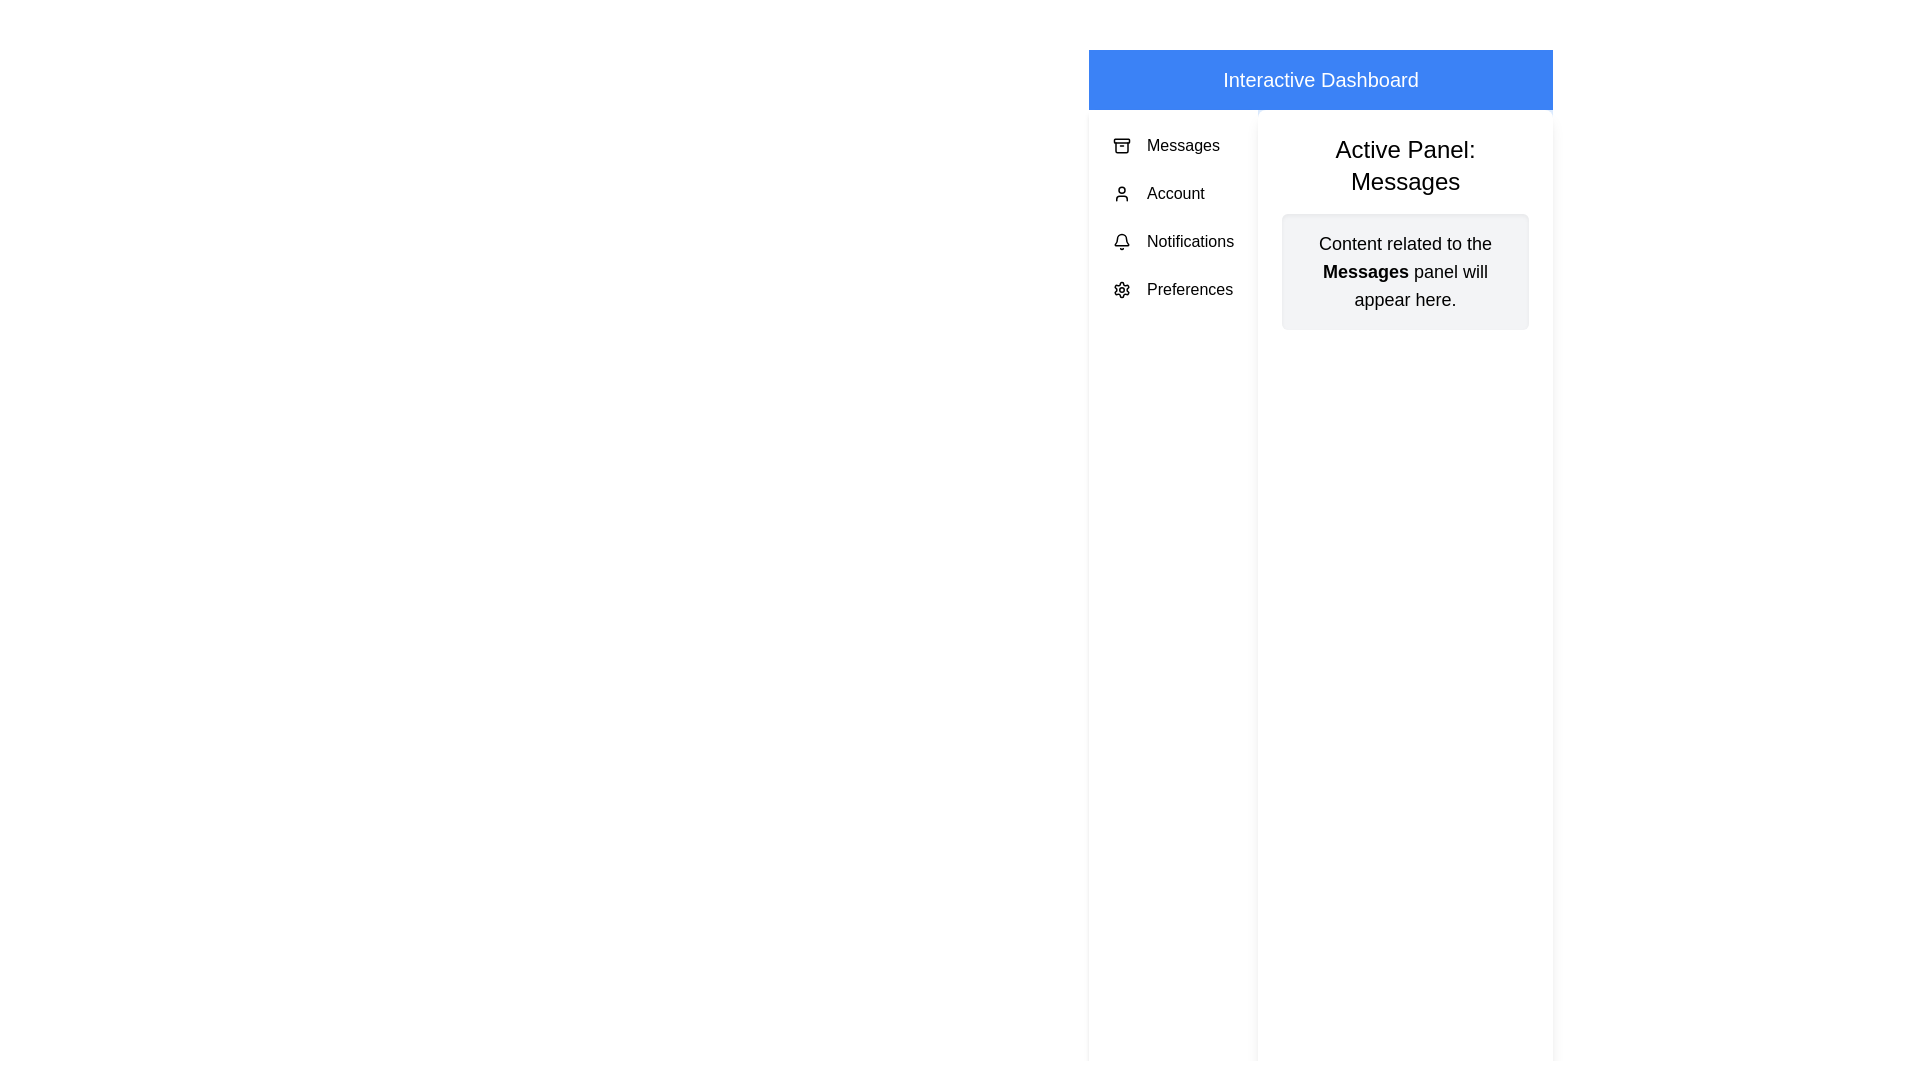 This screenshot has height=1080, width=1920. What do you see at coordinates (1173, 193) in the screenshot?
I see `the panel labeled Account in the sidebar` at bounding box center [1173, 193].